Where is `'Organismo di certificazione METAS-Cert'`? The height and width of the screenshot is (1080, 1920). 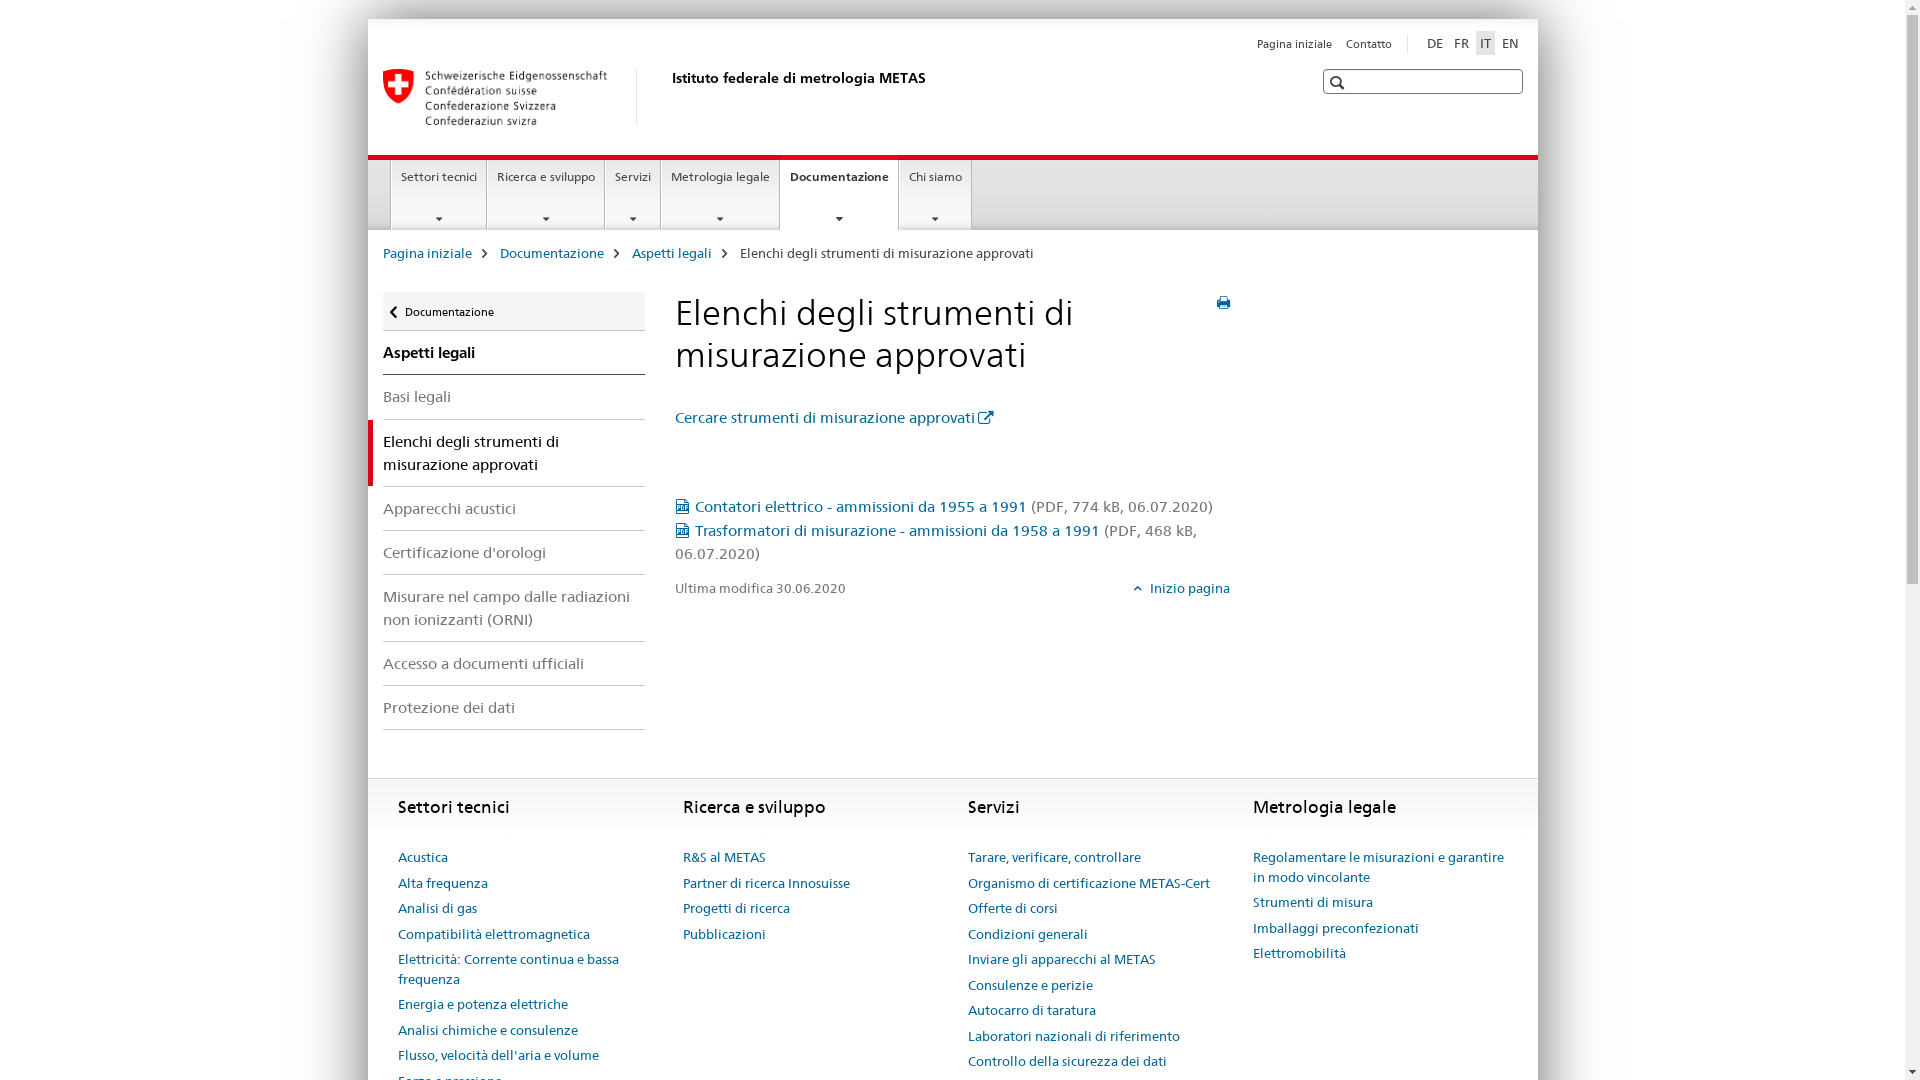
'Organismo di certificazione METAS-Cert' is located at coordinates (968, 882).